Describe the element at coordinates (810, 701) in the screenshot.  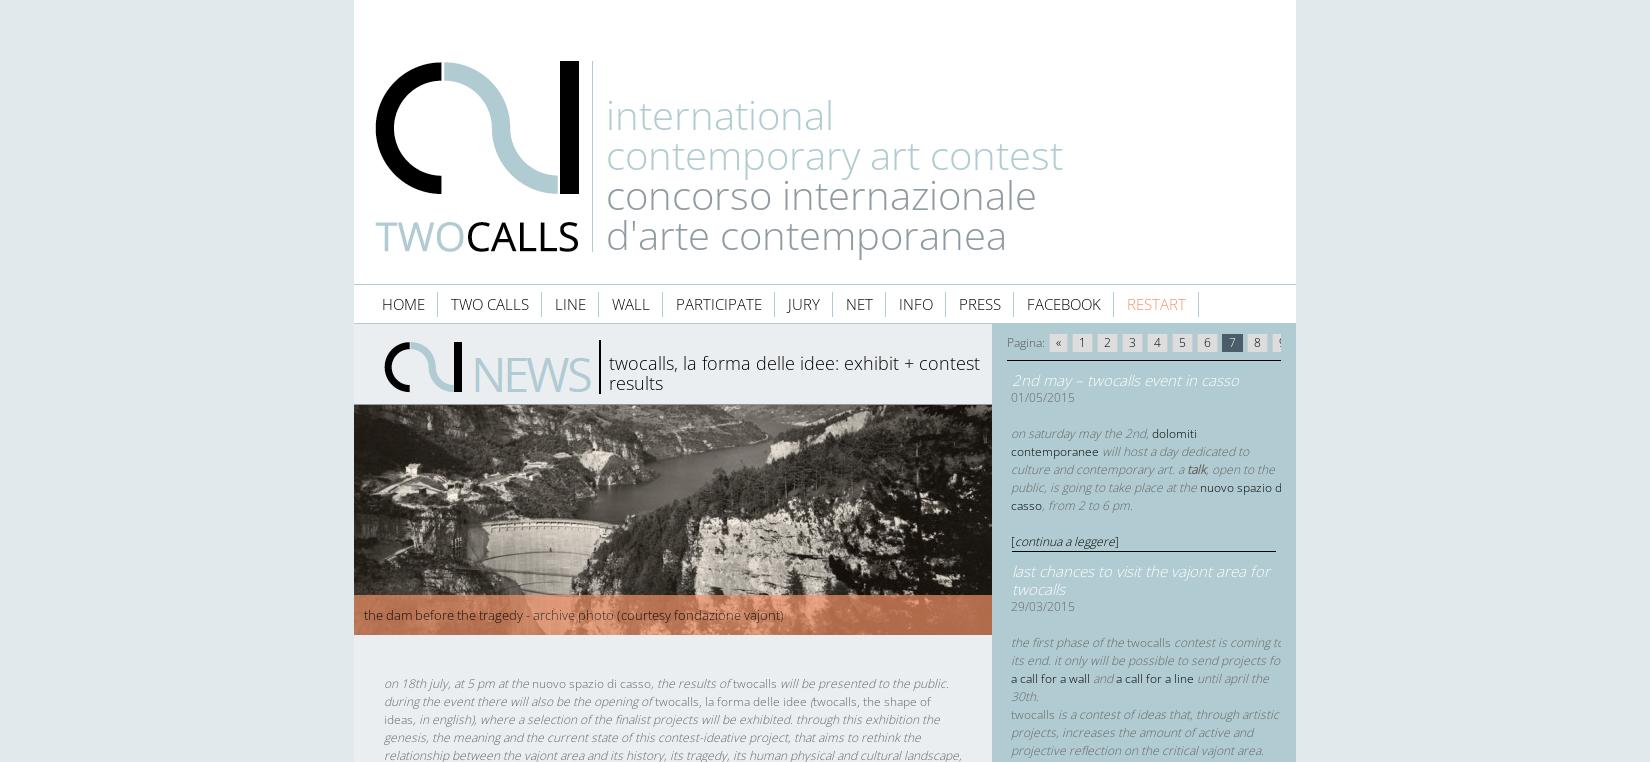
I see `'('` at that location.